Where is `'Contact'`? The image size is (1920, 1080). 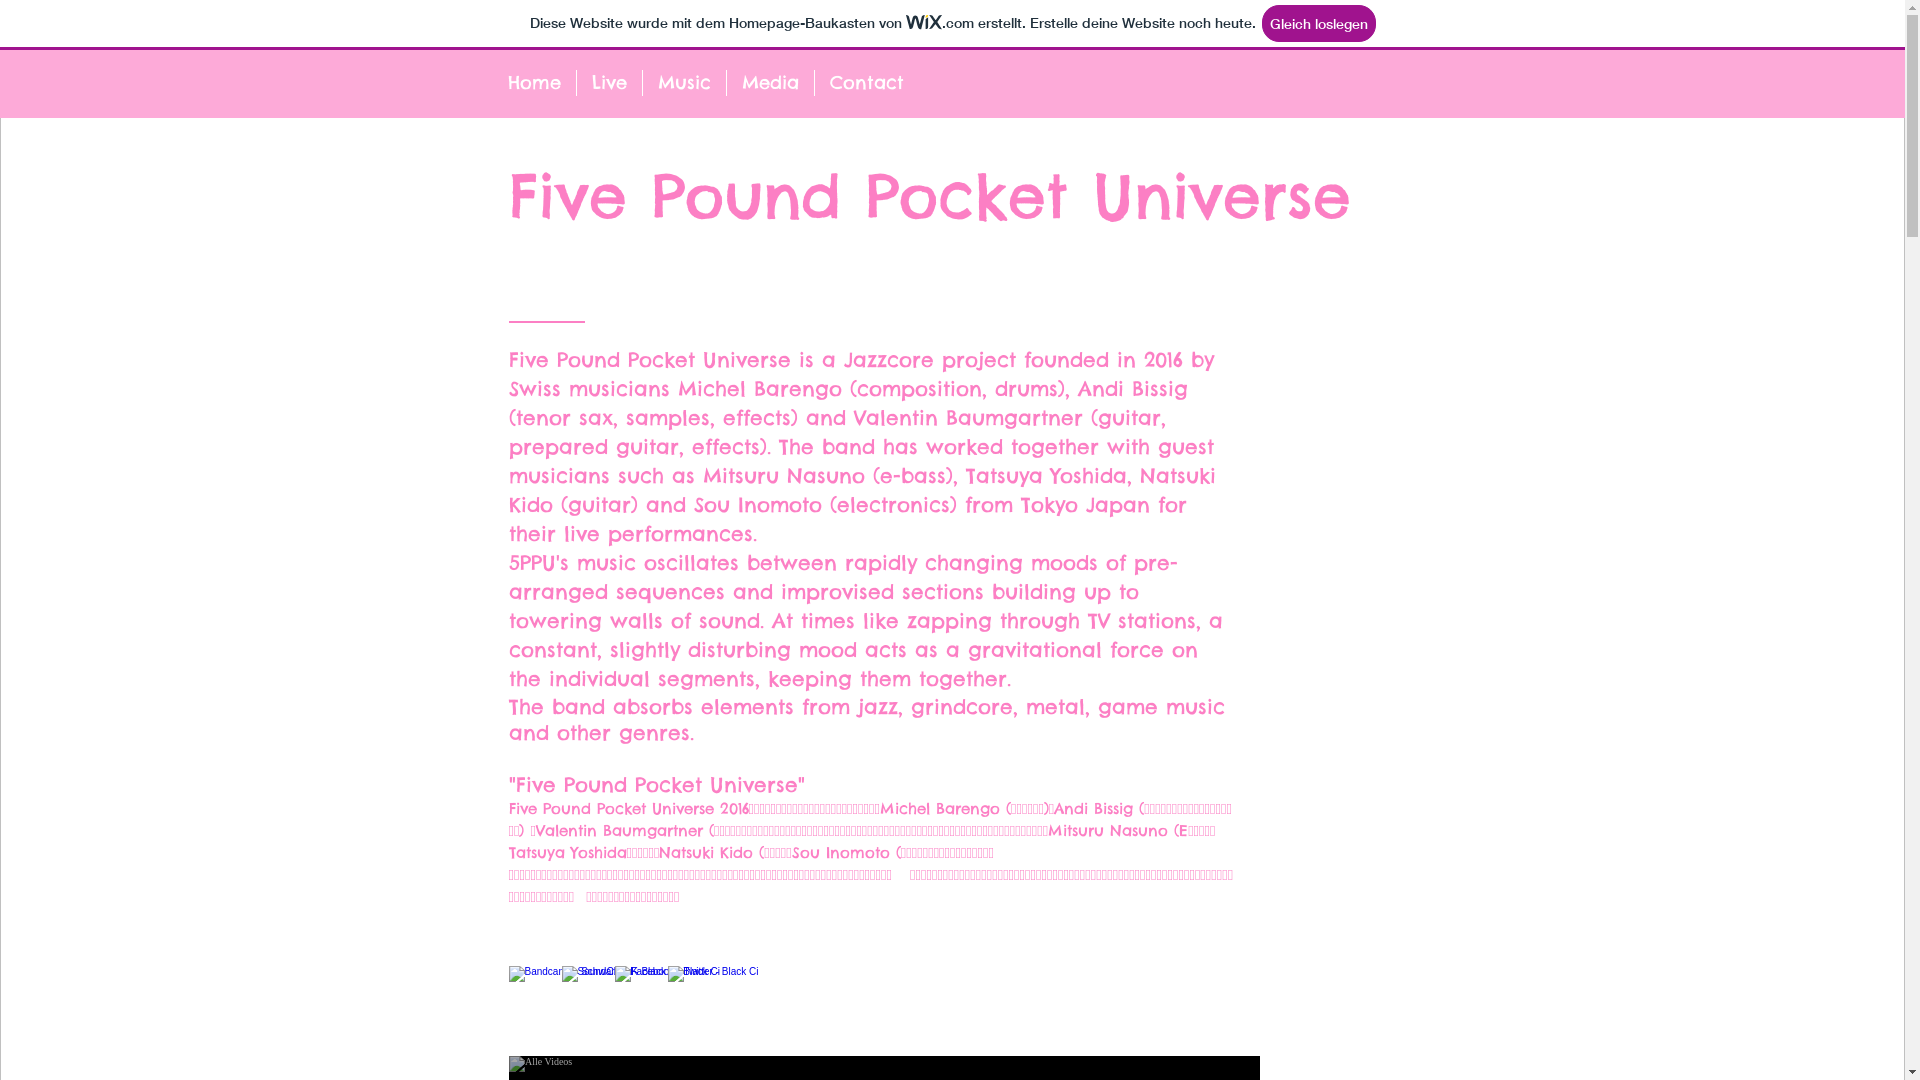
'Contact' is located at coordinates (865, 82).